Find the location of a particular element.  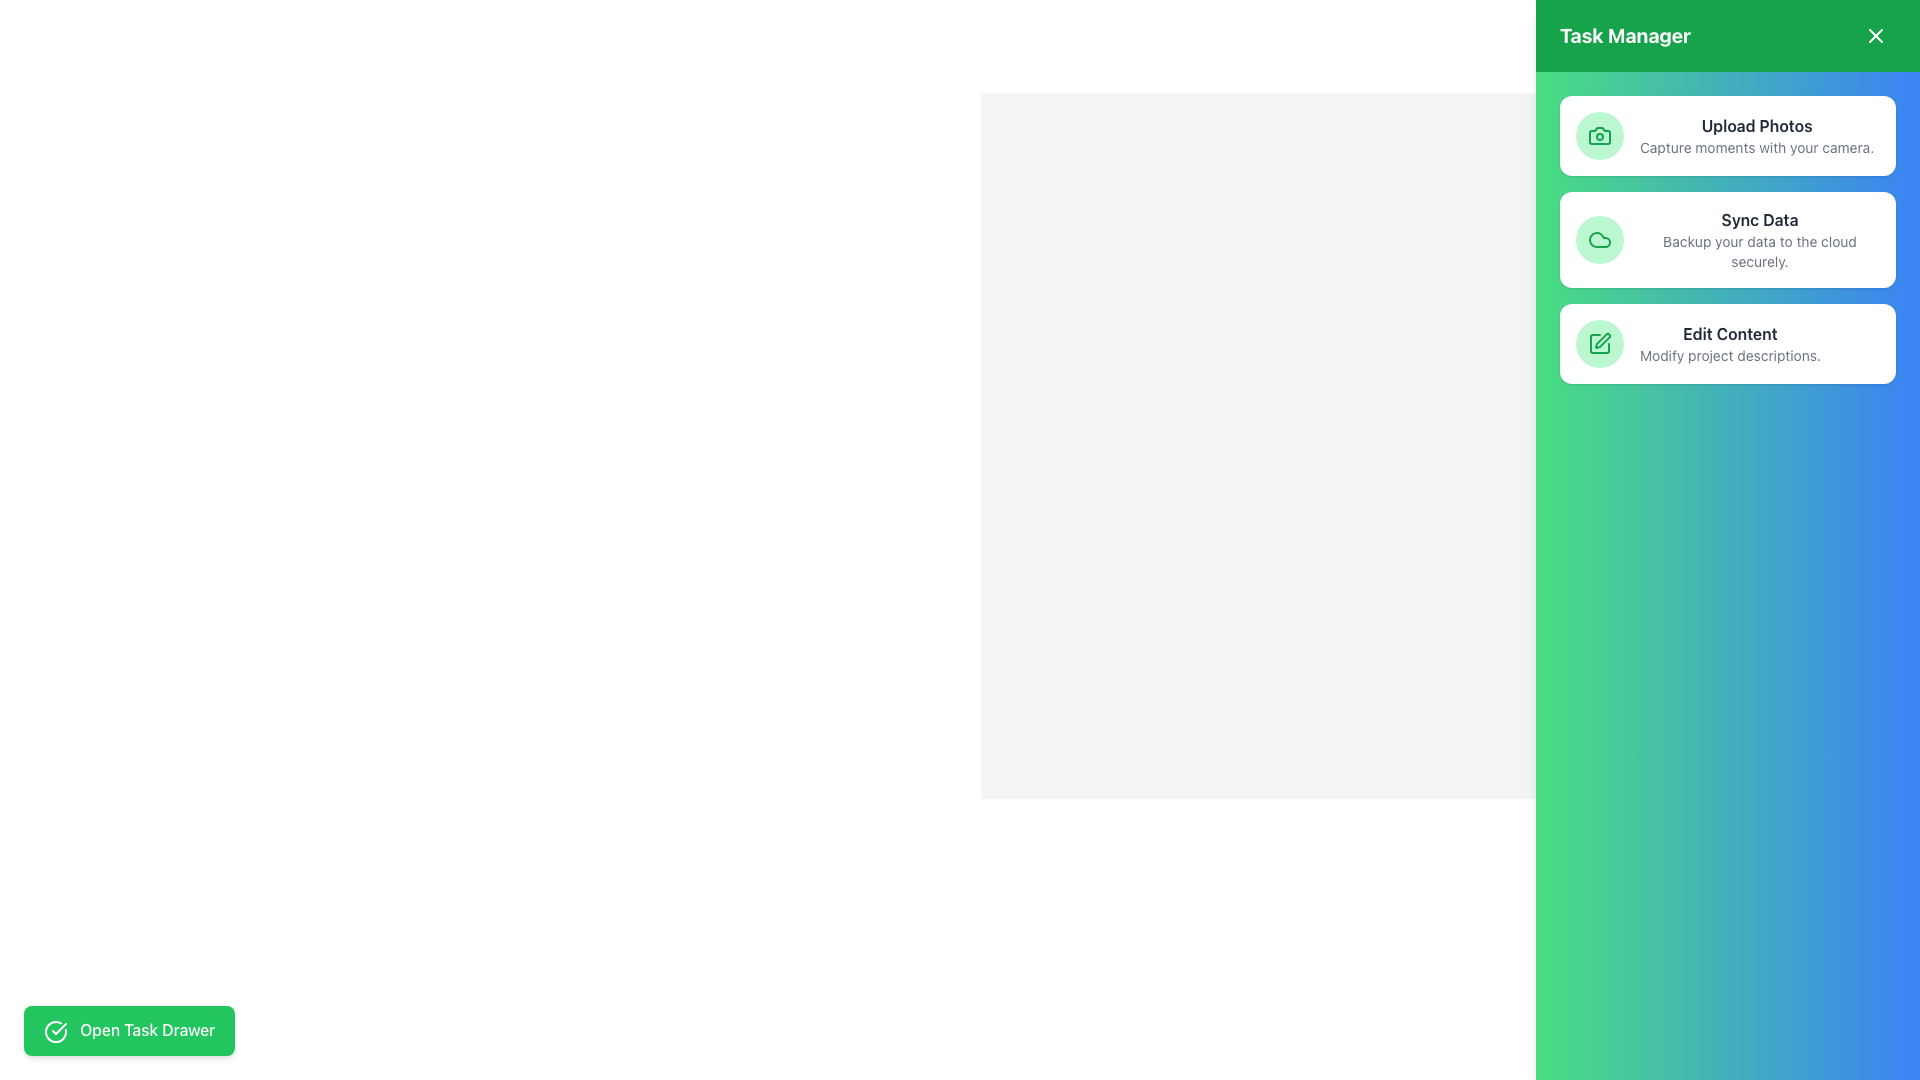

text label displaying the phrase 'Backup your data to the cloud securely.' which is positioned below the 'Sync Data' heading in the sidebar is located at coordinates (1760, 250).